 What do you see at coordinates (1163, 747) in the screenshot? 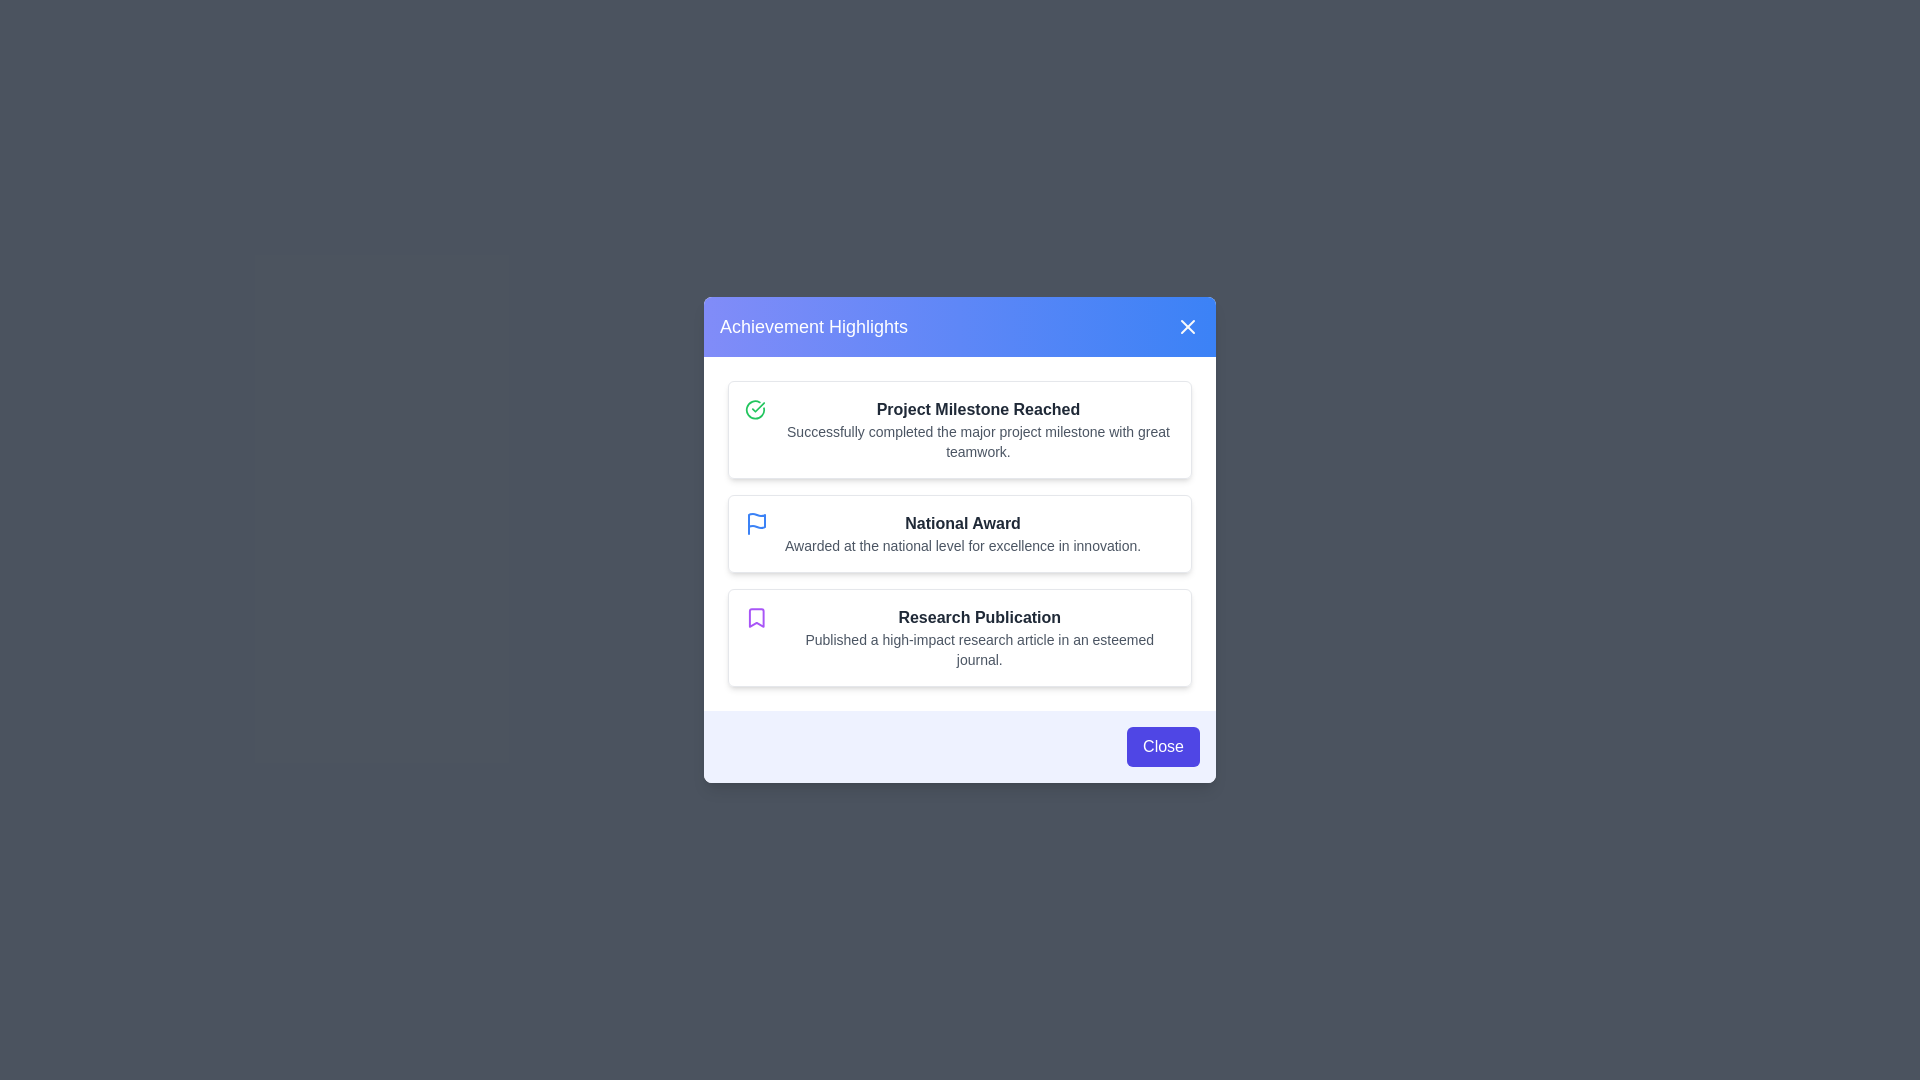
I see `the 'Close' button, which is a white text button on a blue background located at the bottom-right corner of the modal dialog box` at bounding box center [1163, 747].